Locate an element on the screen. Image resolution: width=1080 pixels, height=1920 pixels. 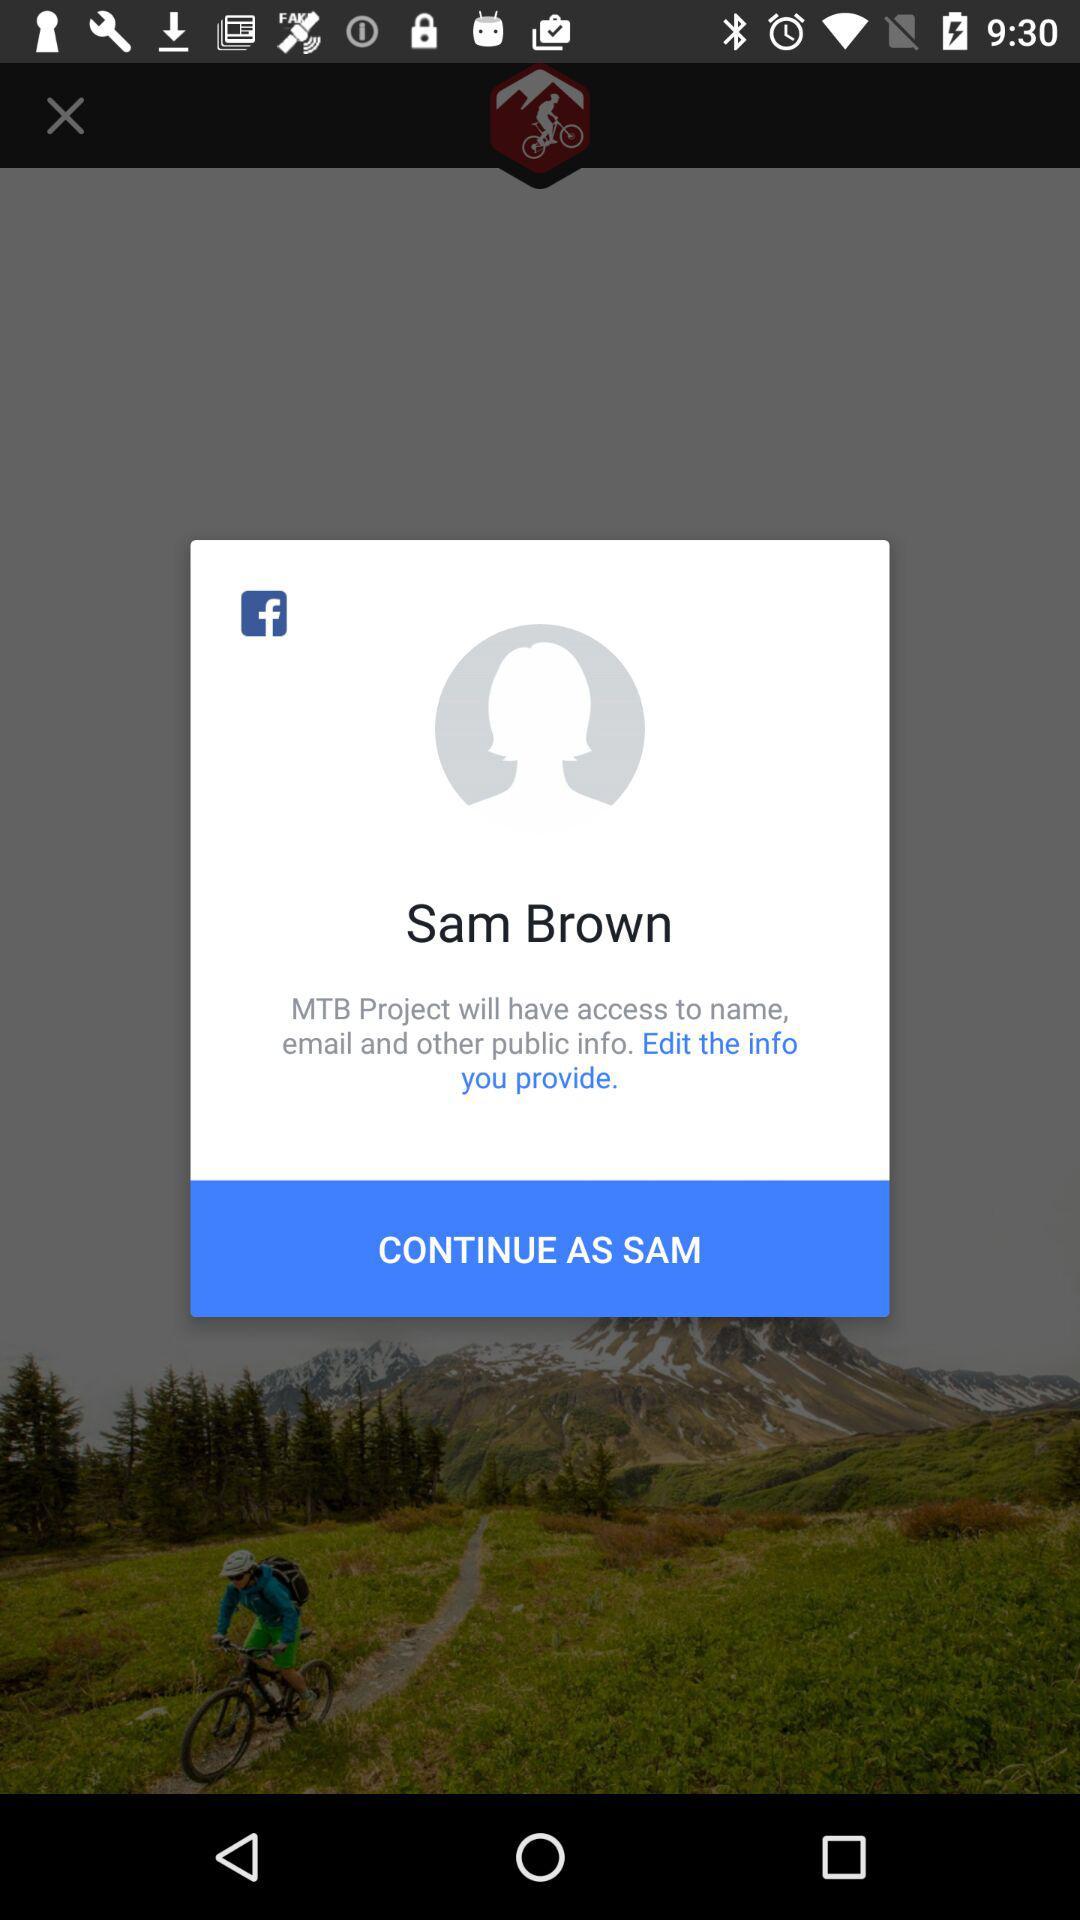
icon above continue as sam icon is located at coordinates (540, 1041).